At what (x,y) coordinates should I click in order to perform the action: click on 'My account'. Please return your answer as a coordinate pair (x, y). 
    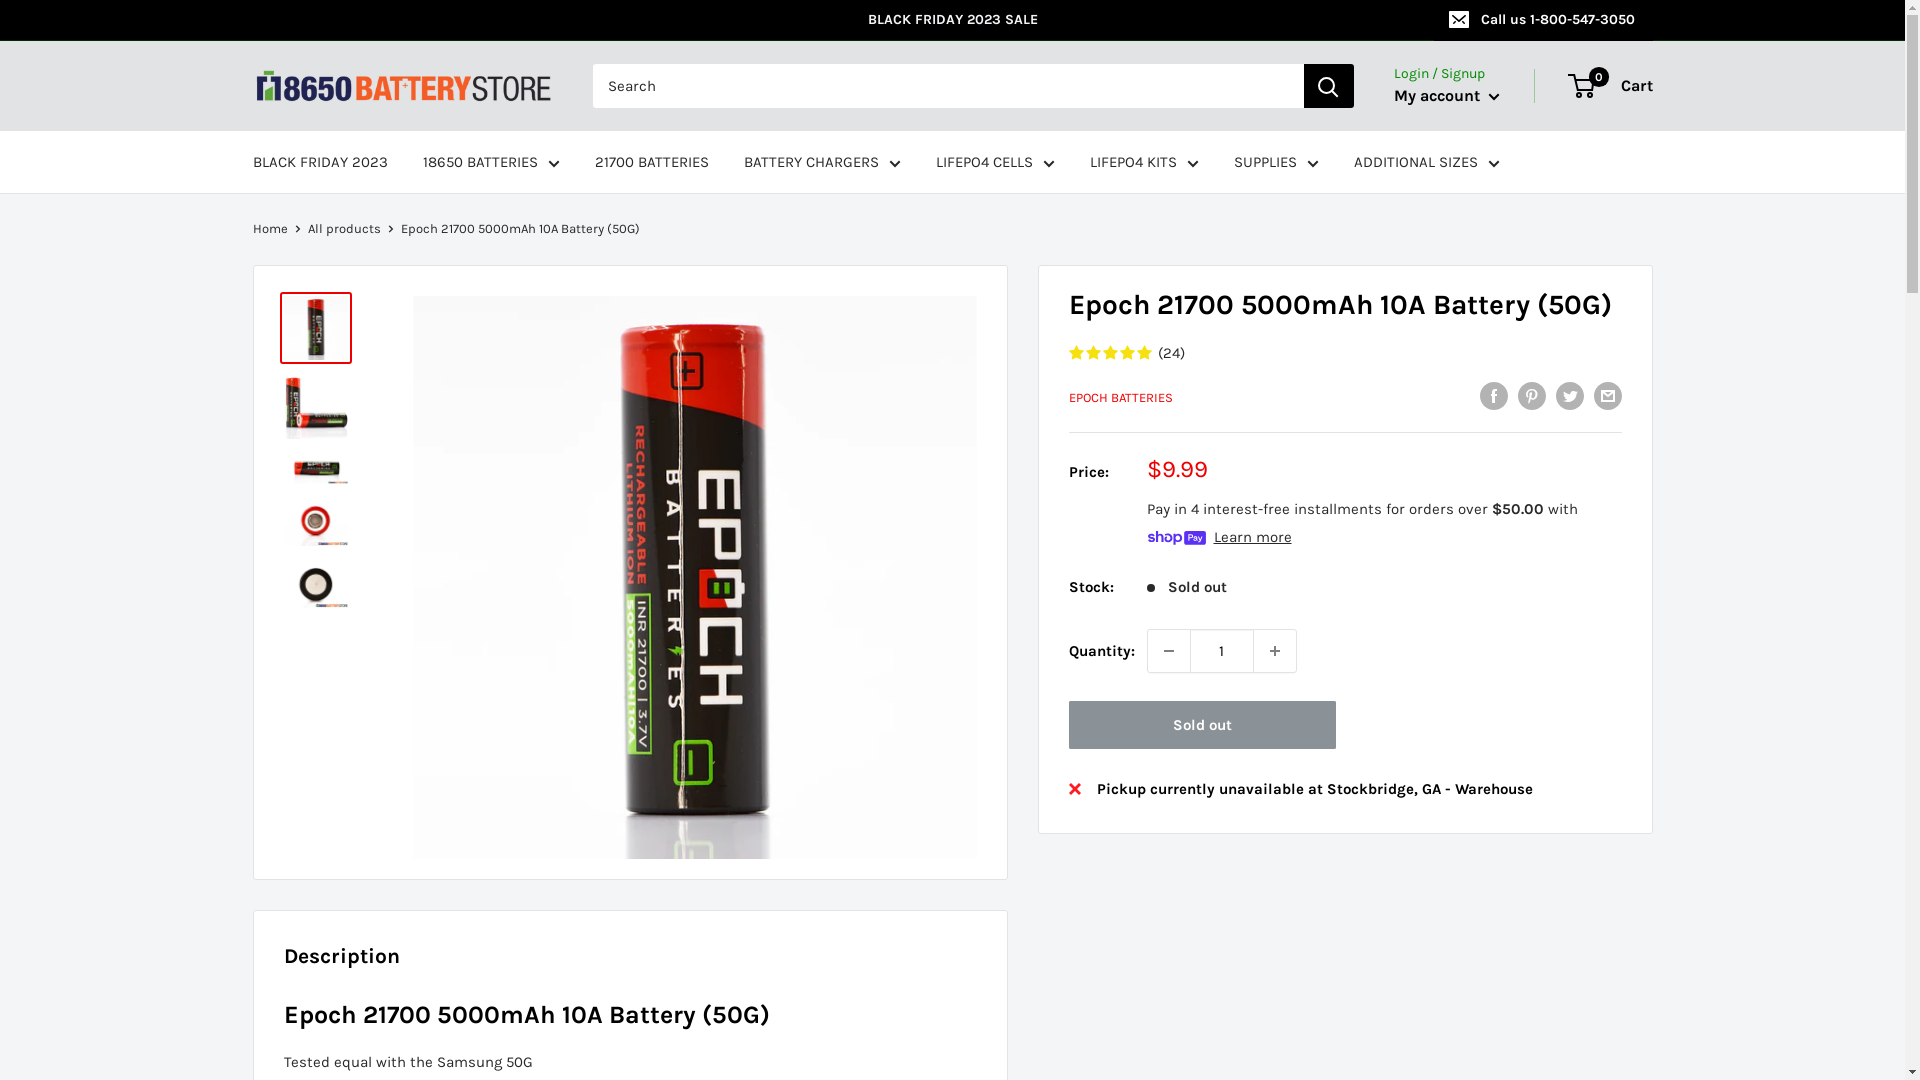
    Looking at the image, I should click on (1446, 96).